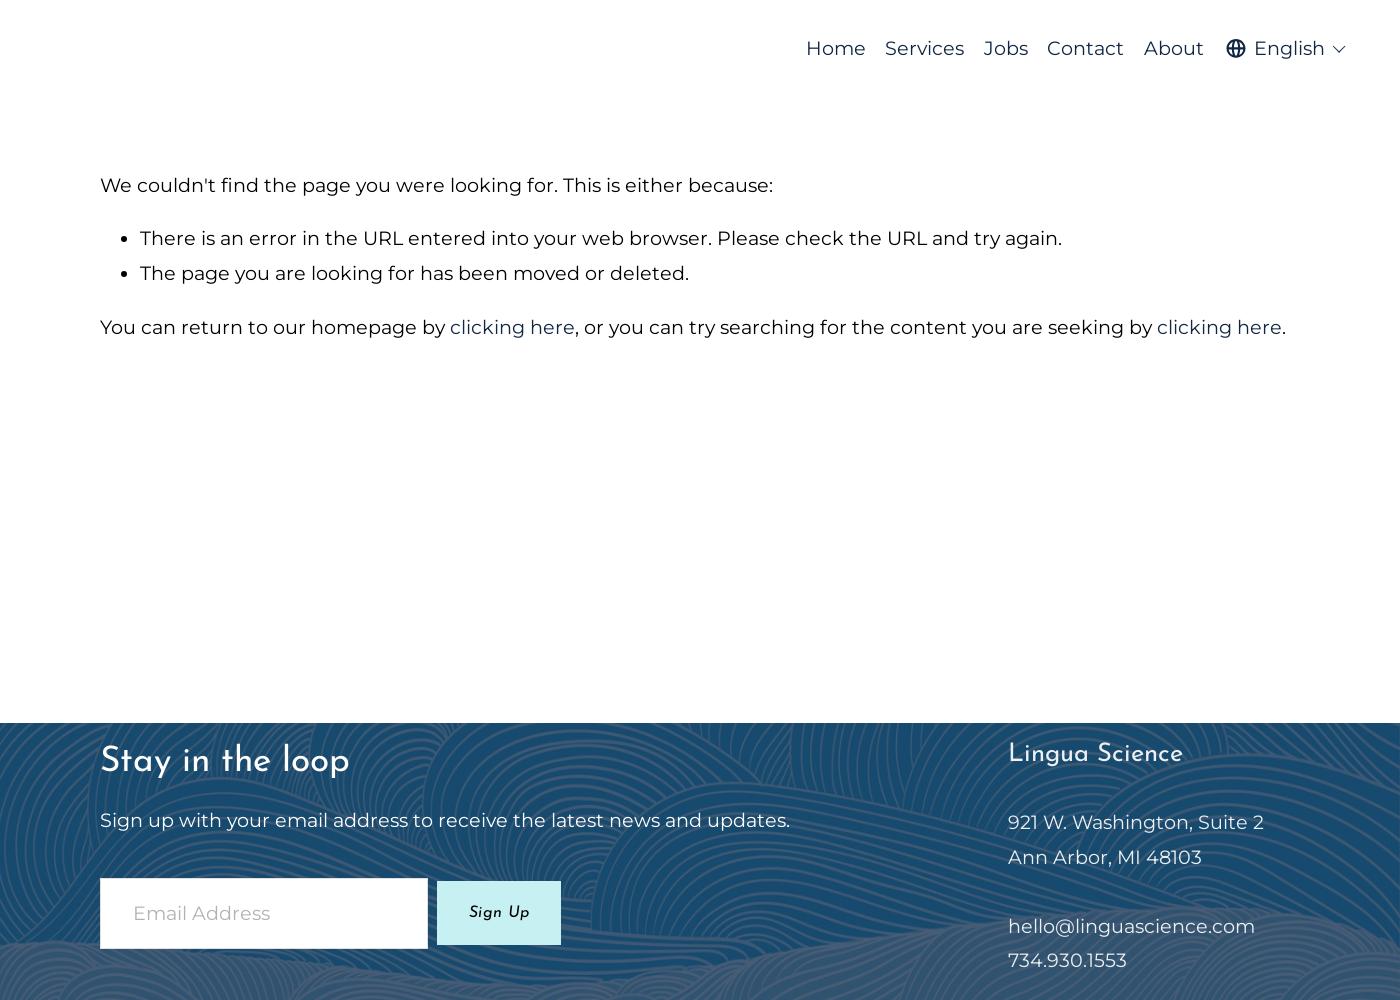  Describe the element at coordinates (140, 272) in the screenshot. I see `'The page you are looking for has been moved or deleted.'` at that location.